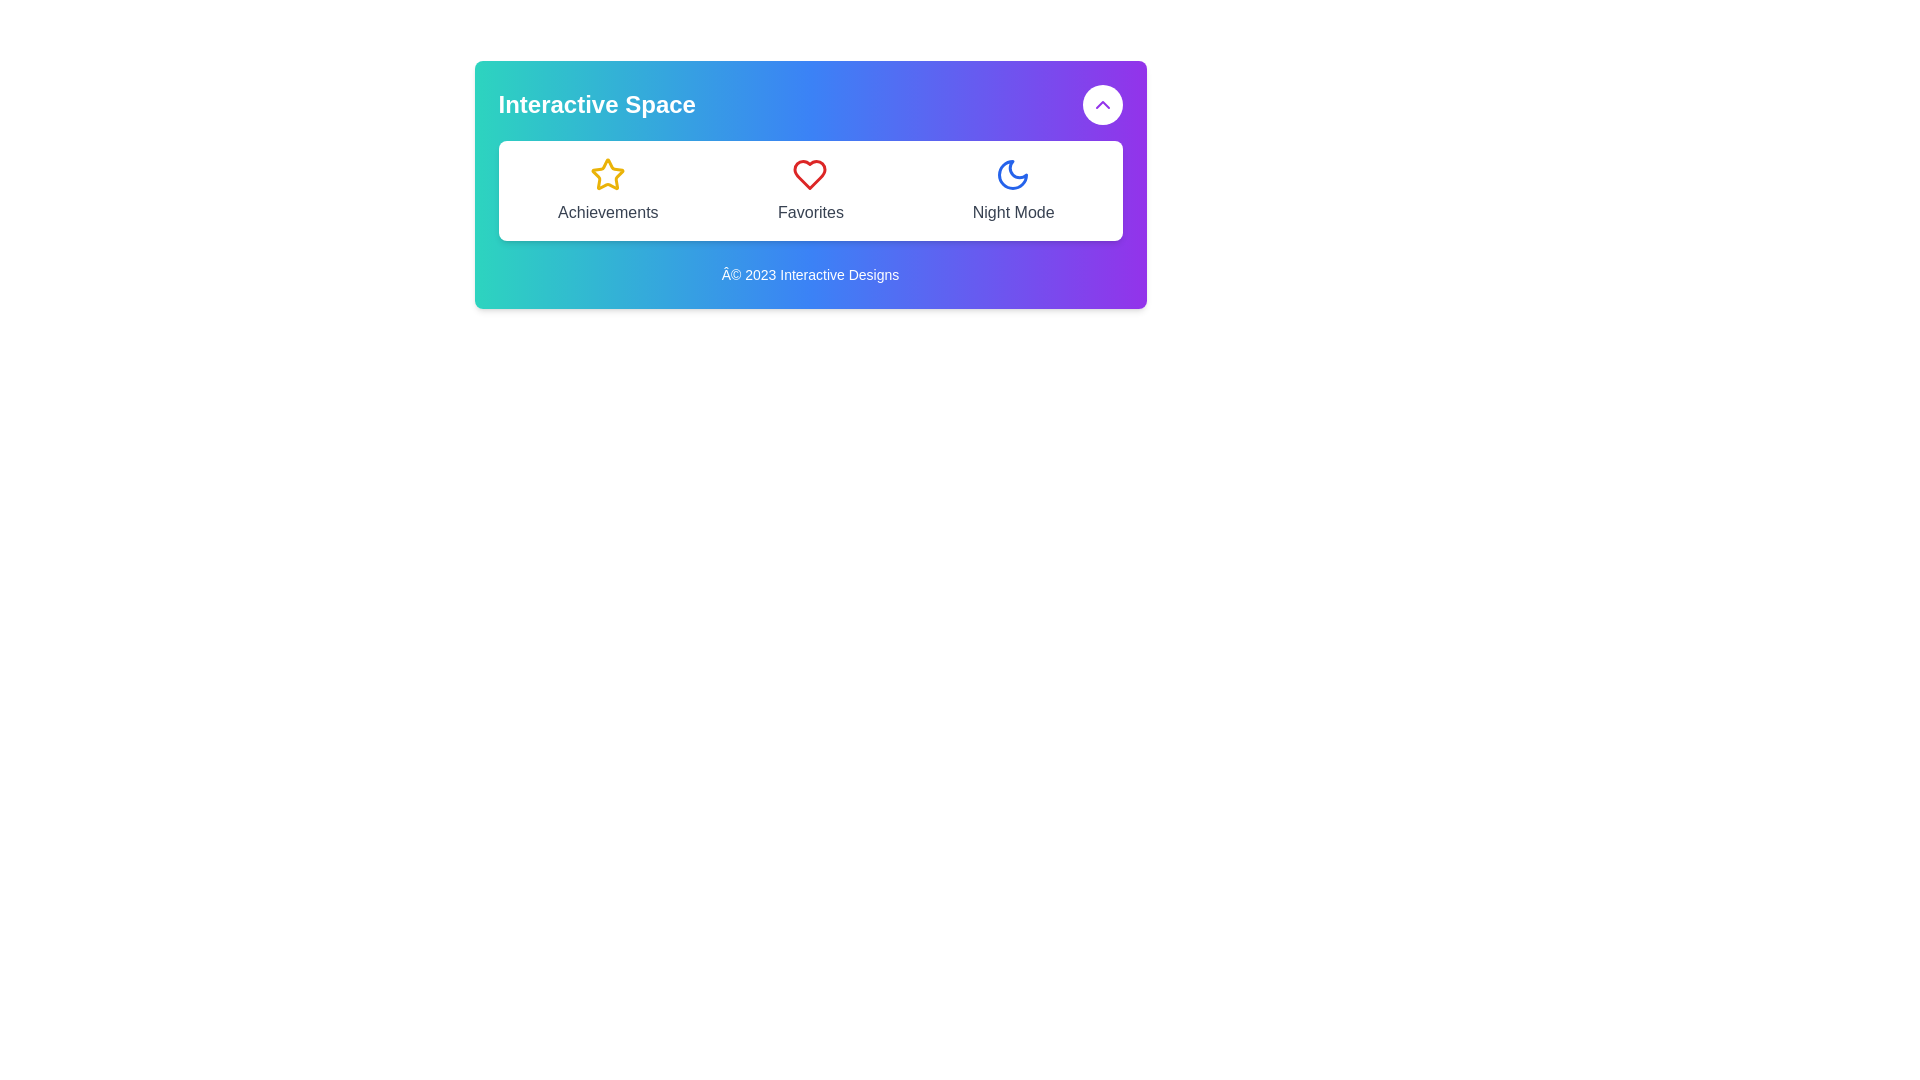 This screenshot has height=1080, width=1920. I want to click on the text label element that serves as the label for the 'Favorites' section, positioned directly below the heart icon, so click(810, 212).